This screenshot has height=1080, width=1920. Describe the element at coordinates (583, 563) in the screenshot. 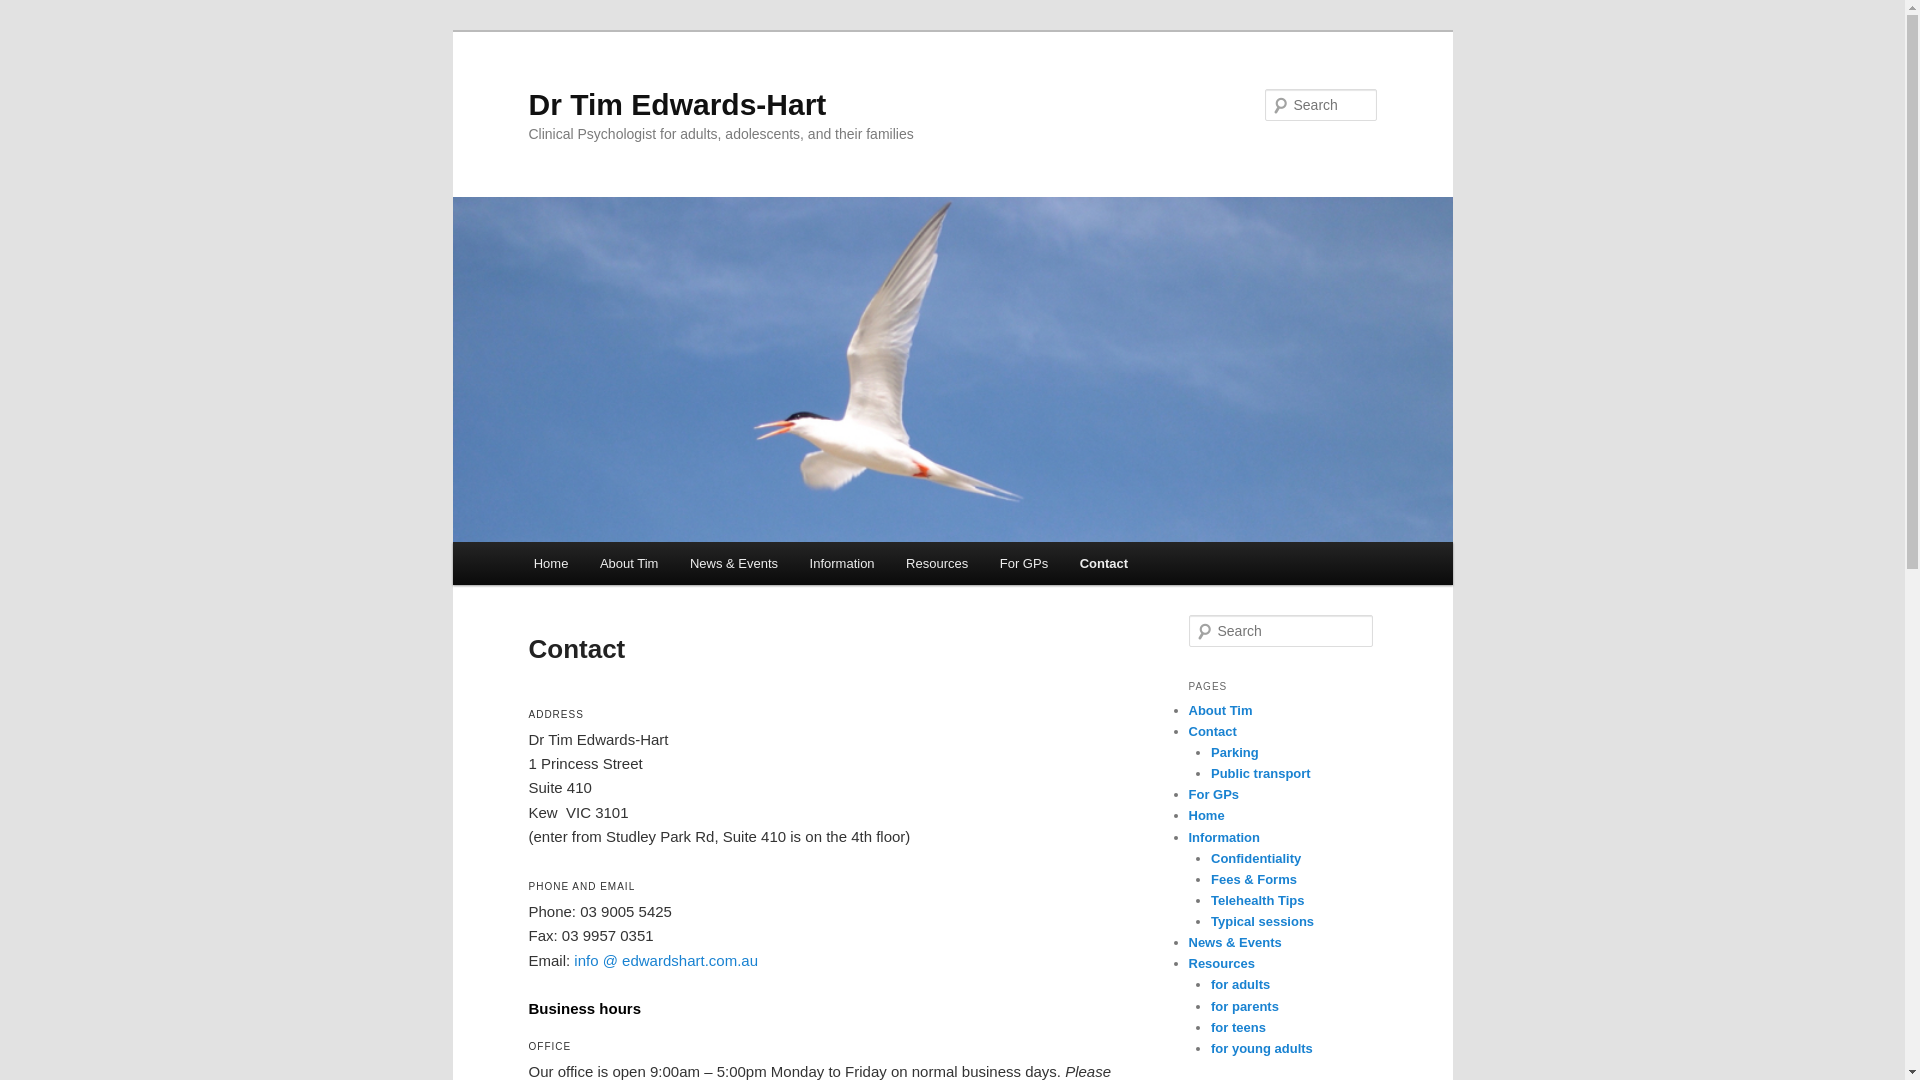

I see `'About Tim'` at that location.